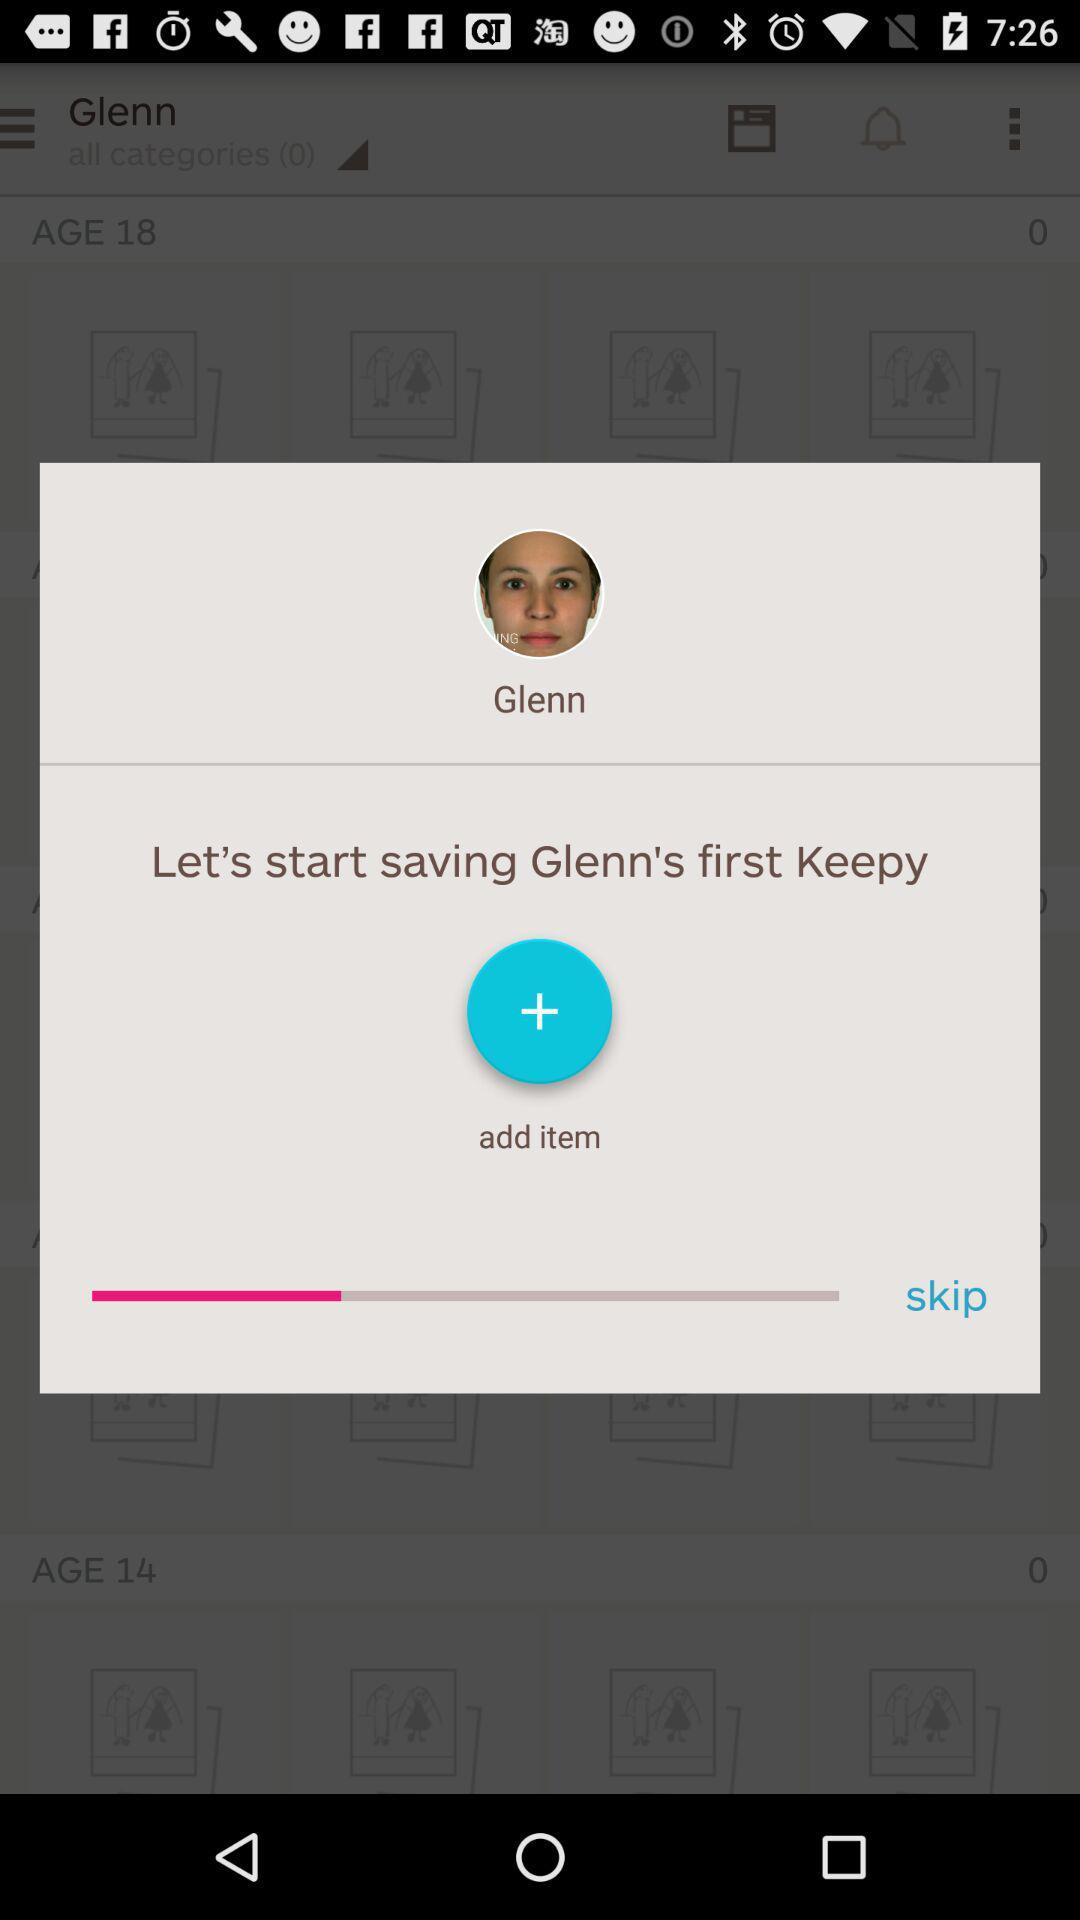 The image size is (1080, 1920). Describe the element at coordinates (939, 1296) in the screenshot. I see `item at the bottom right corner` at that location.